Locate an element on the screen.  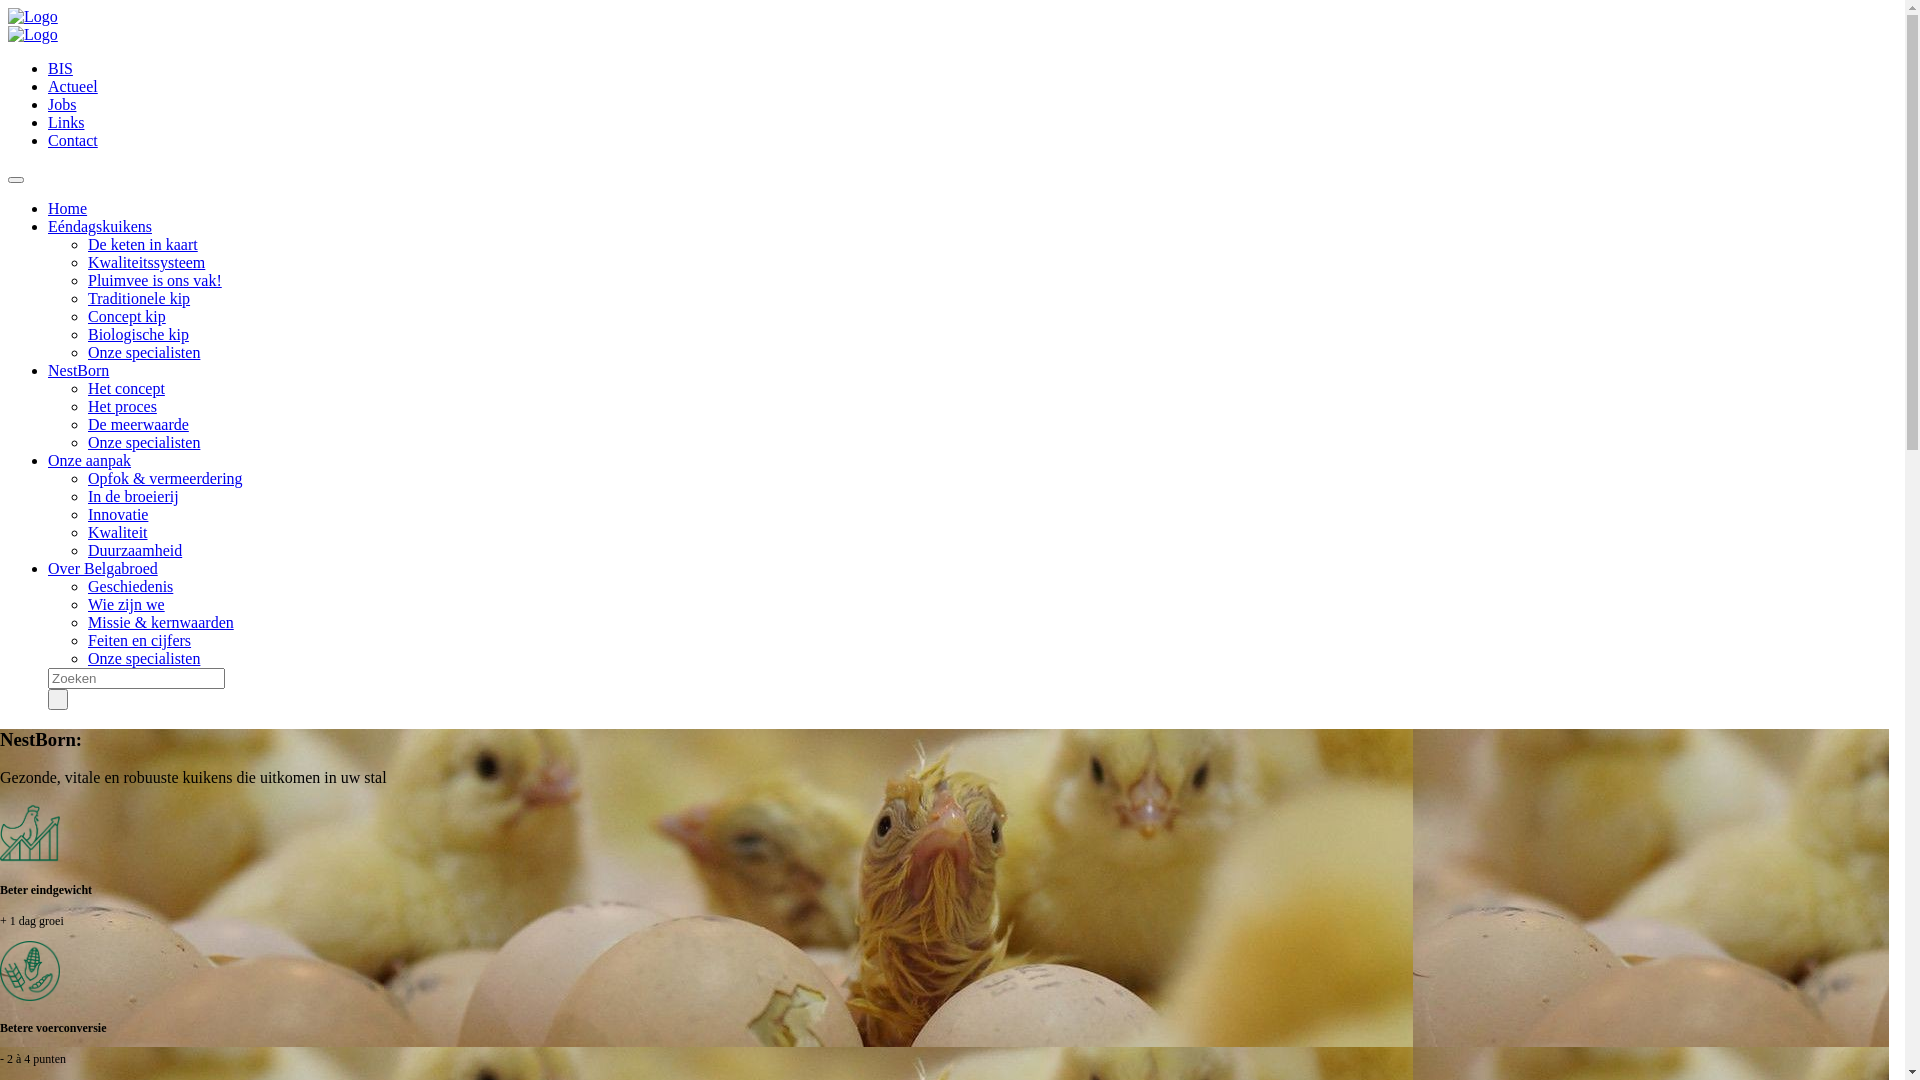
'Onze specialisten' is located at coordinates (86, 441).